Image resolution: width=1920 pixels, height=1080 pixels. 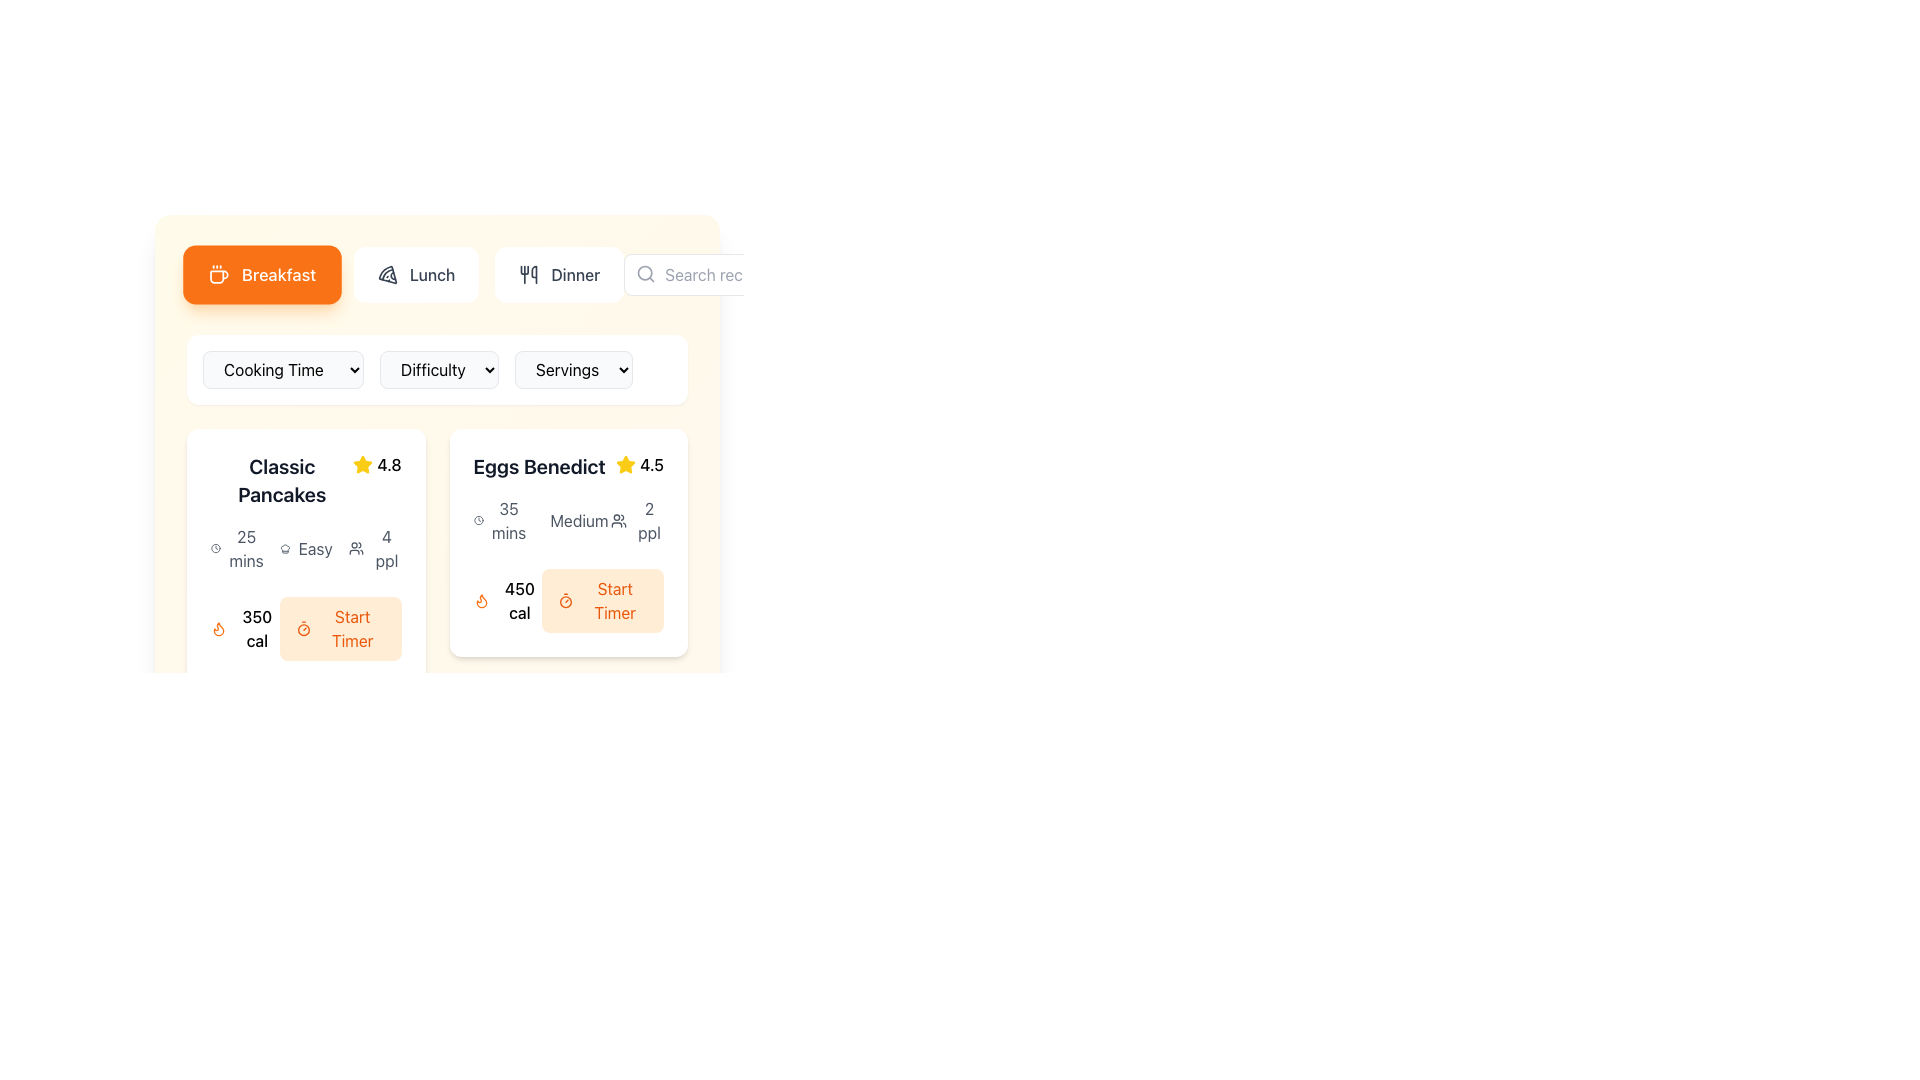 What do you see at coordinates (415, 274) in the screenshot?
I see `the 'Lunch' button, which features a pizza icon and gray text on a white background, located in the top segment of the interface between the 'Breakfast' and 'Dinner' buttons` at bounding box center [415, 274].